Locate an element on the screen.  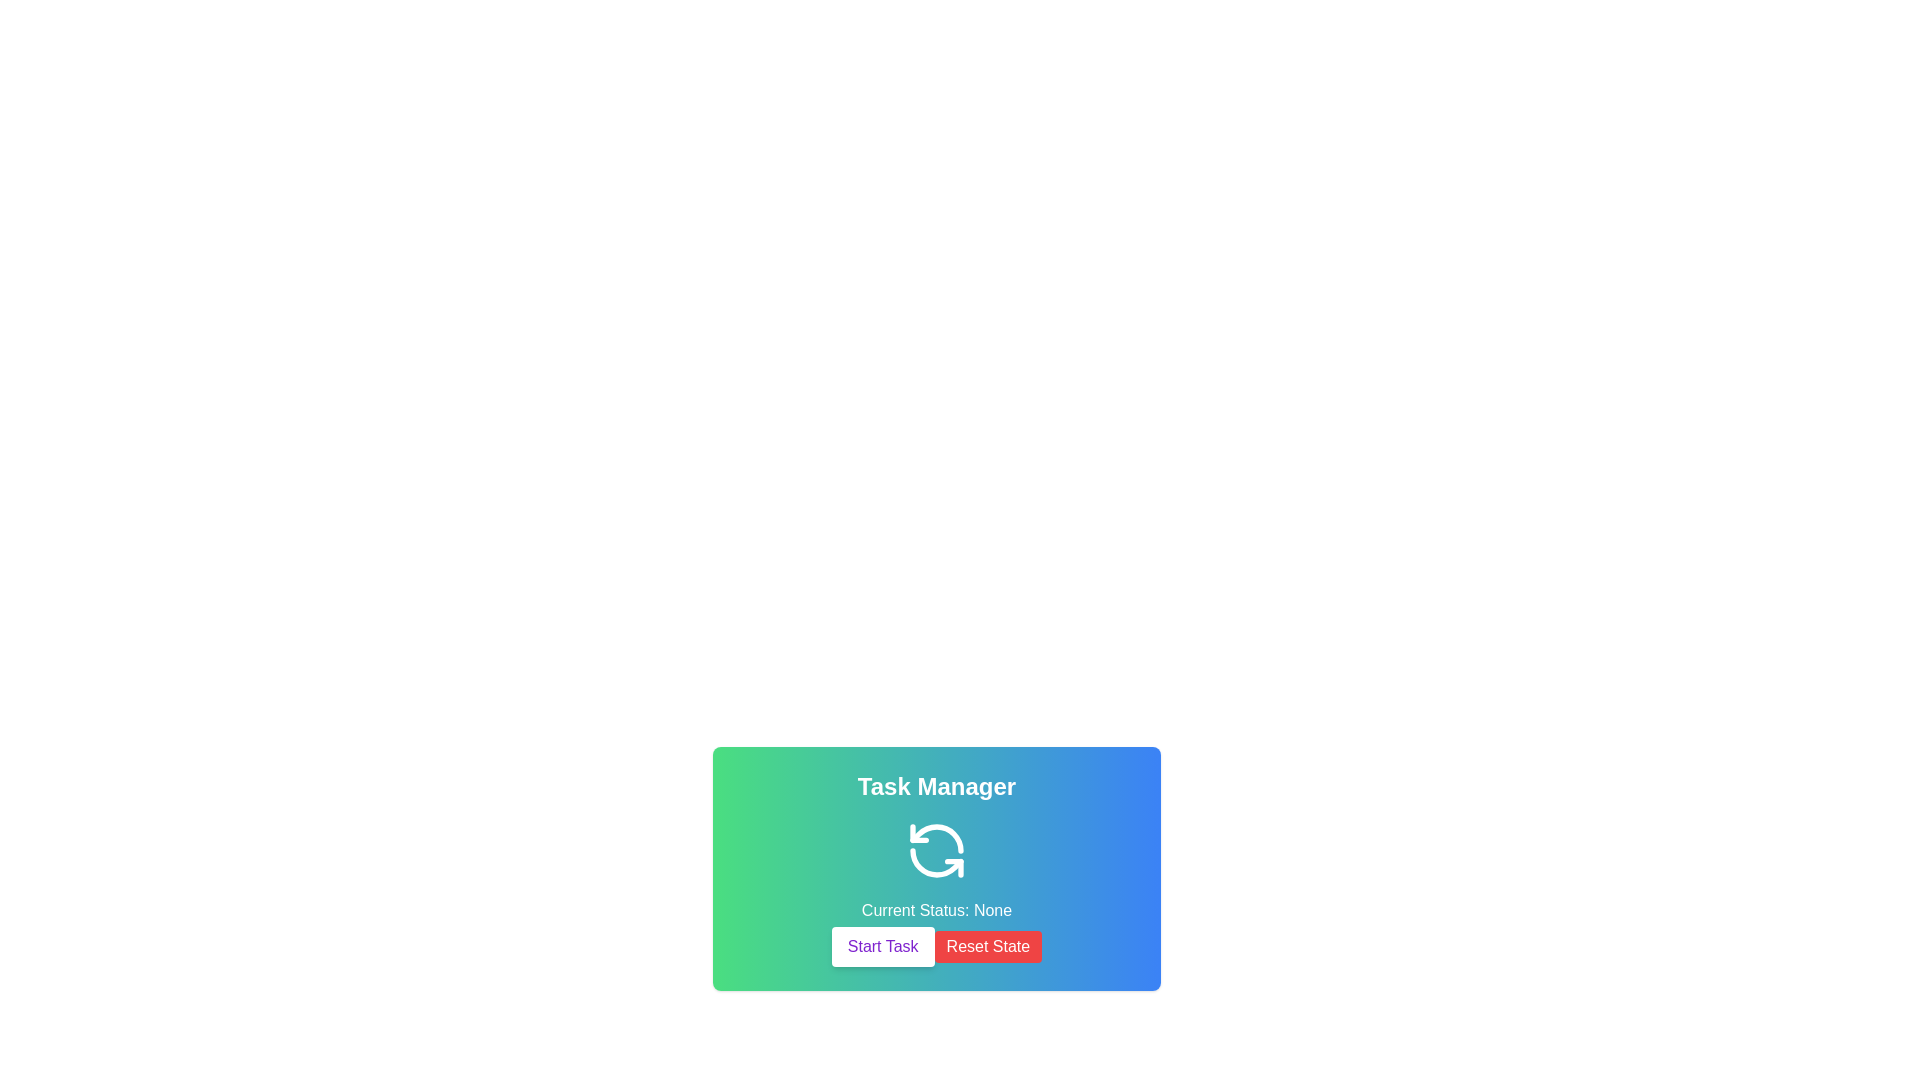
the second part of the clockwise rotational arrow design, which is a small vector graphic representing a refresh or reload icon, styled with a simple stroke outline is located at coordinates (918, 833).